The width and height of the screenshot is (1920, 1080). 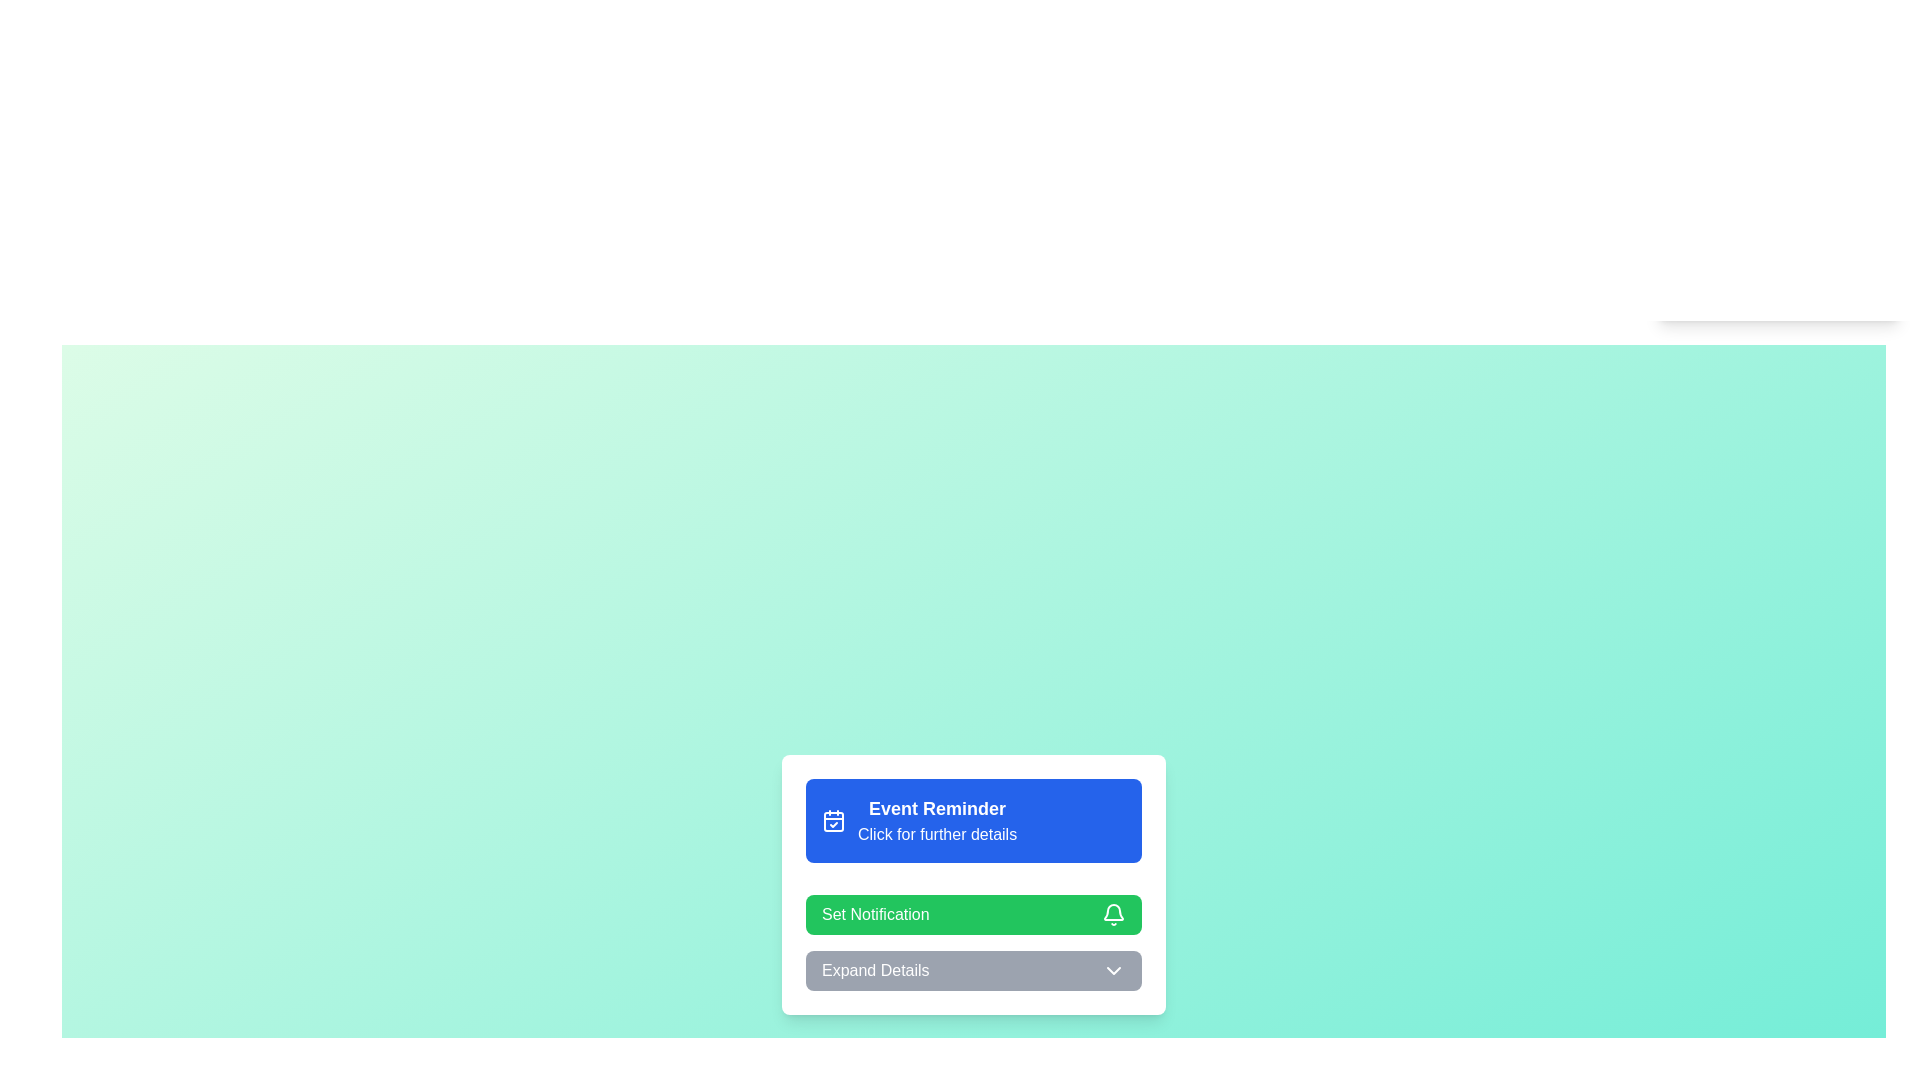 I want to click on Text label indicating an expandable section located on the left side of the horizontal group at the bottom of the vertically stacked panel, so click(x=875, y=970).